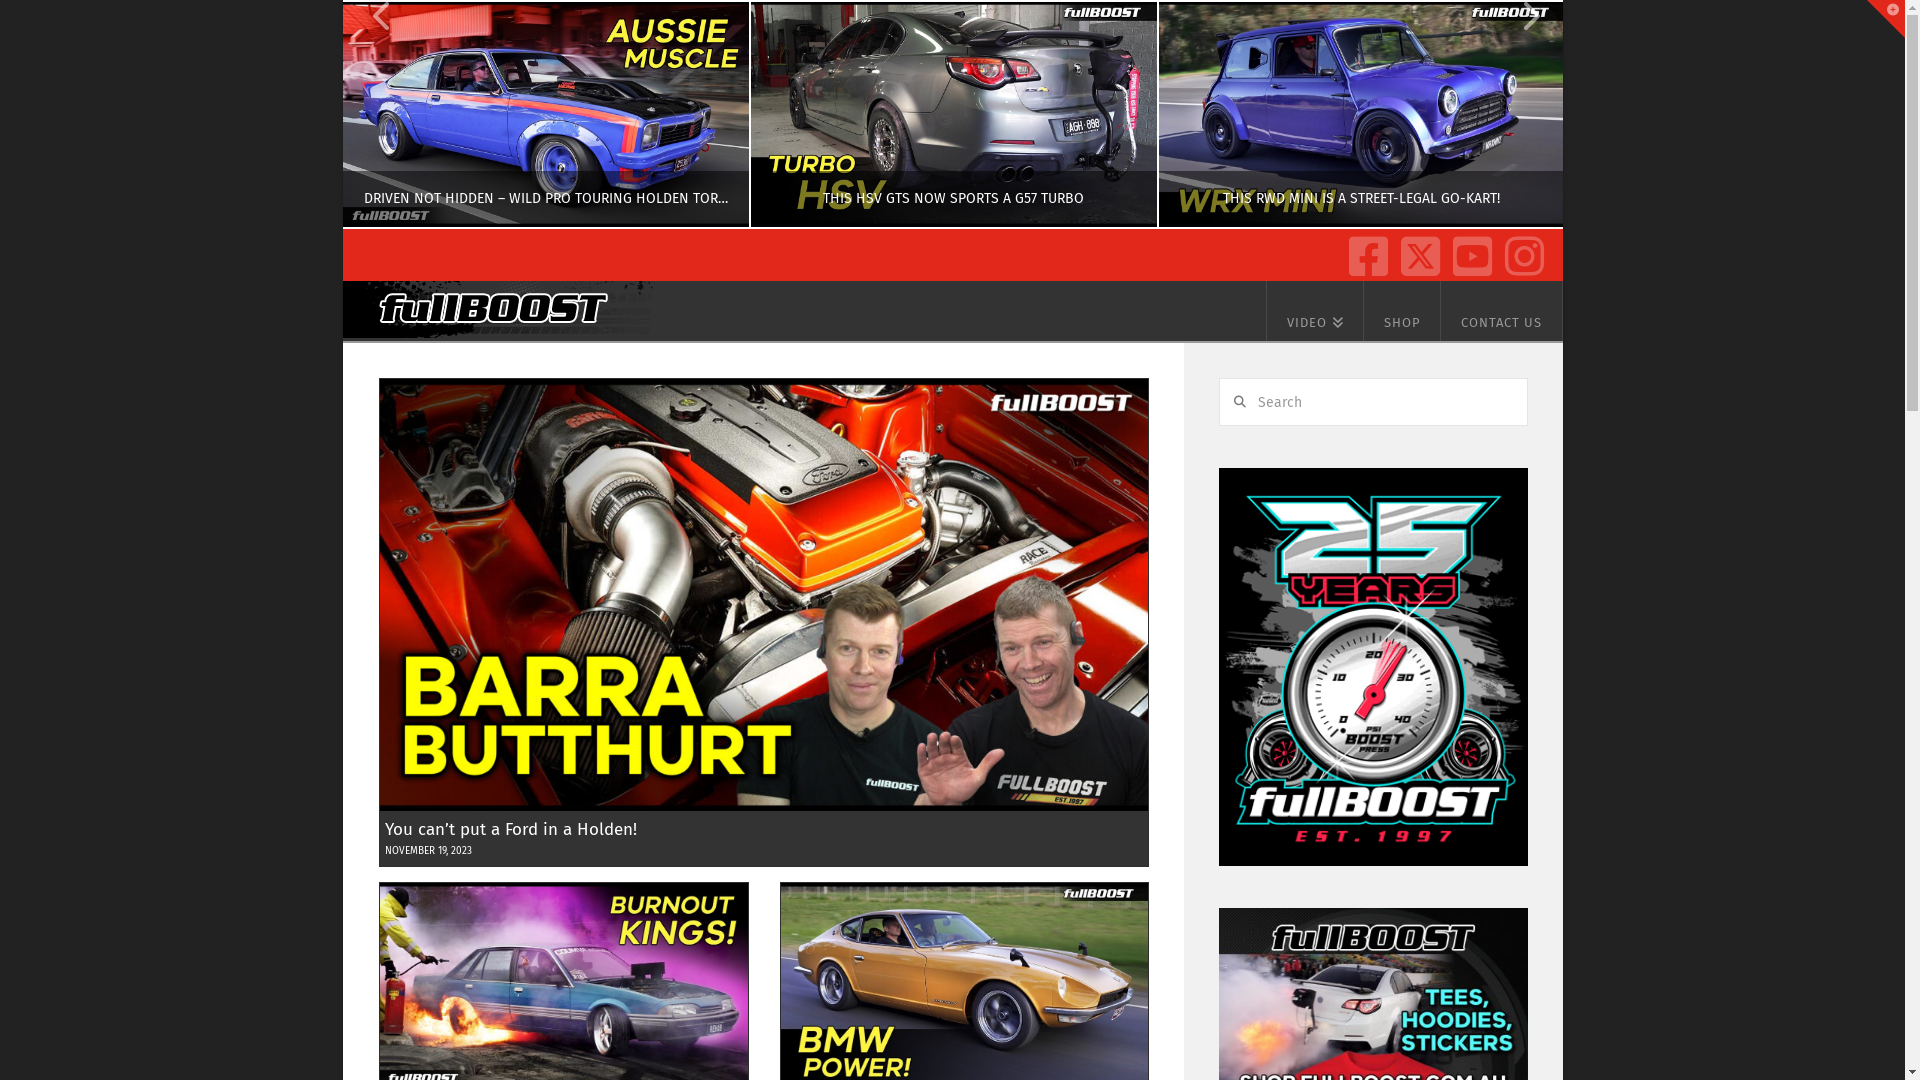  What do you see at coordinates (1315, 311) in the screenshot?
I see `'VIDEO'` at bounding box center [1315, 311].